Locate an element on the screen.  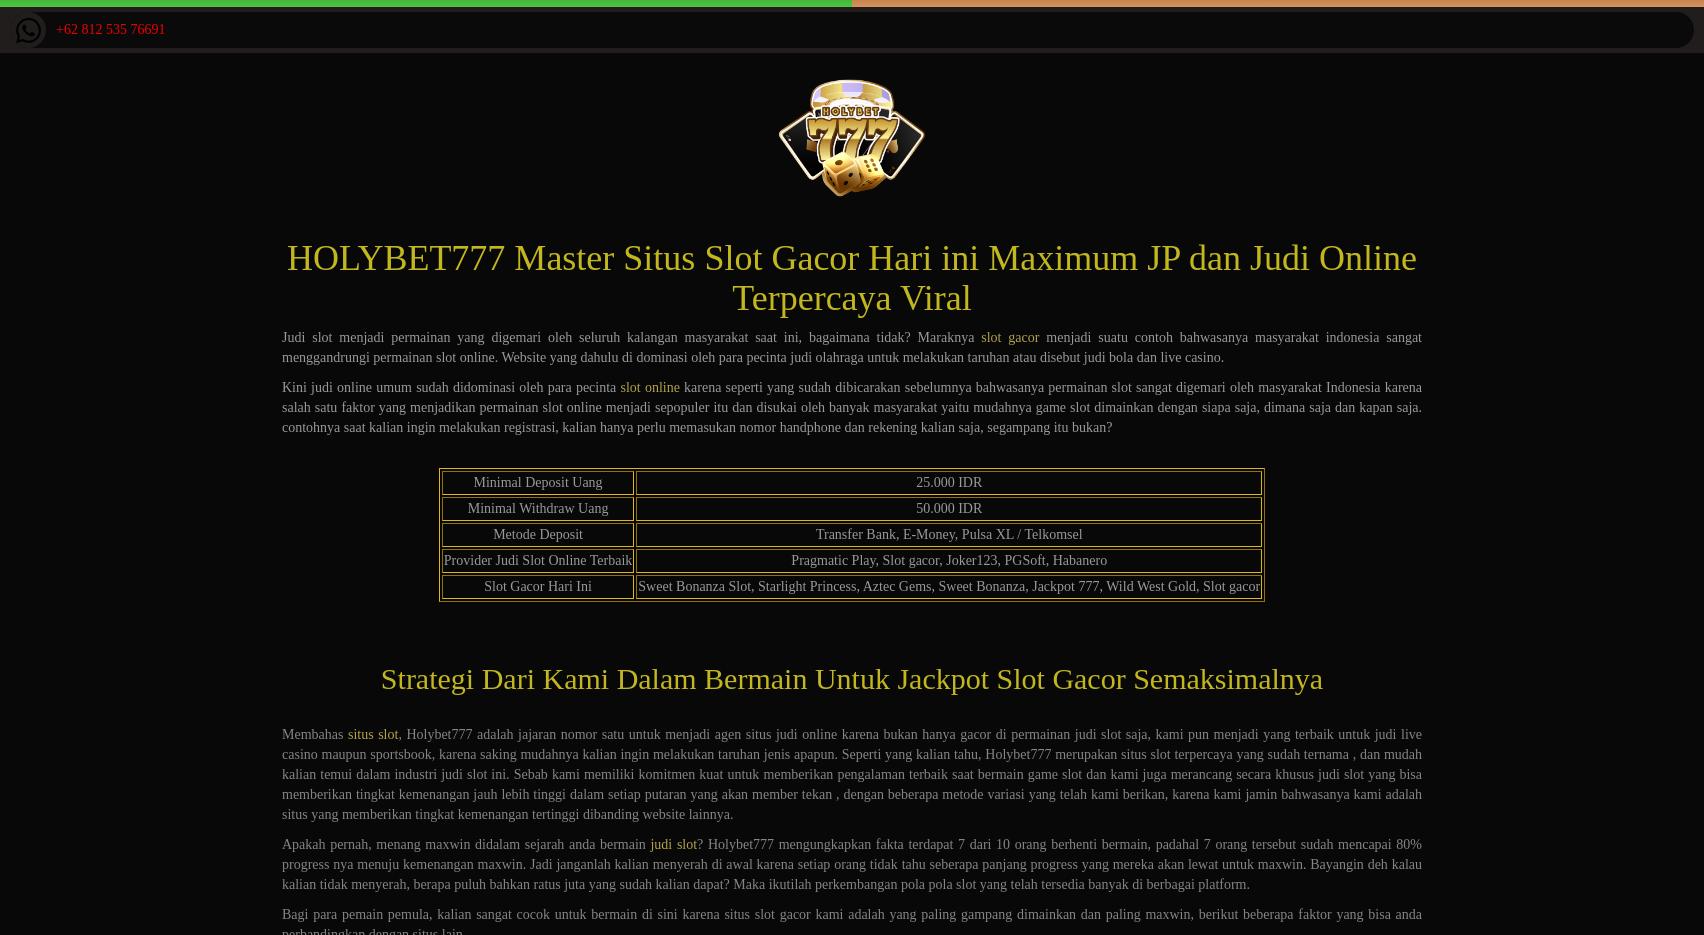
'situs slot' is located at coordinates (371, 734).